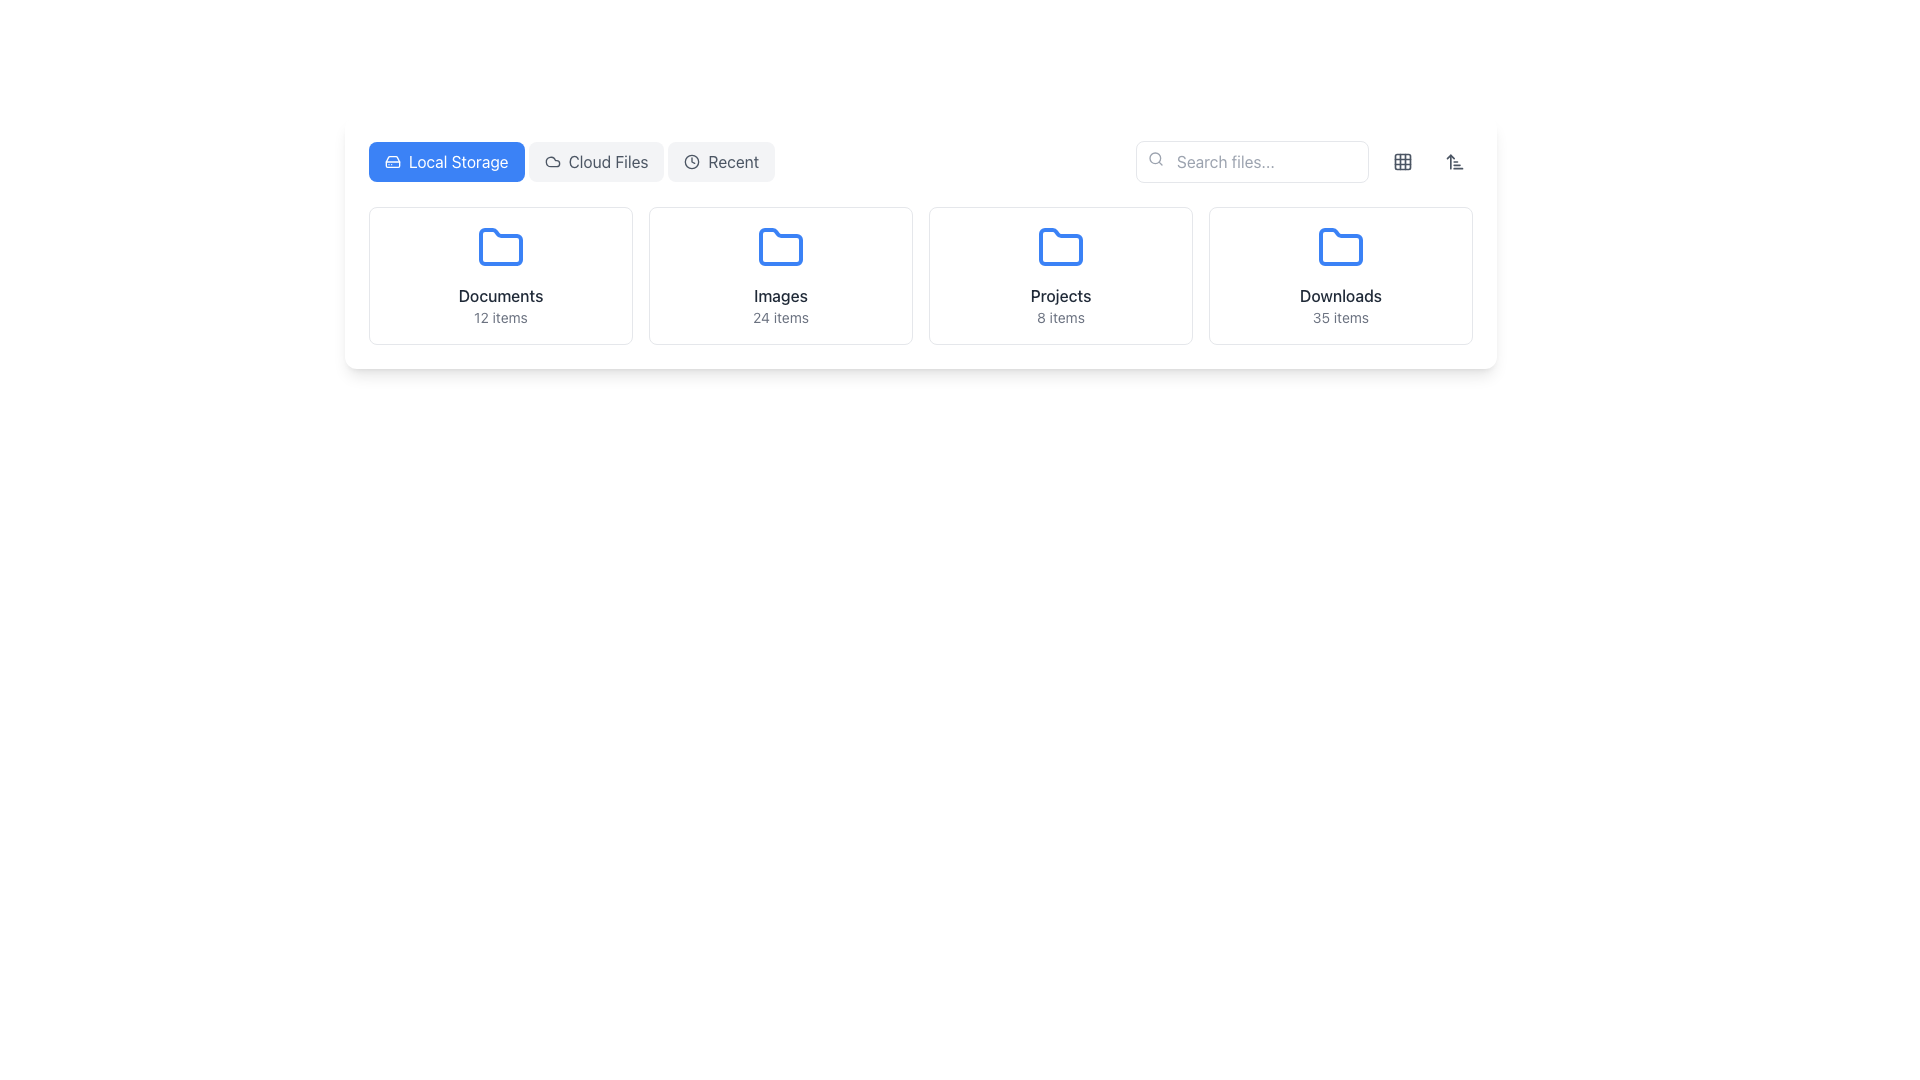 This screenshot has width=1920, height=1080. Describe the element at coordinates (500, 316) in the screenshot. I see `the static text label reading '12 items' located within the 'Documents' folder card, positioned directly below the title 'Documents.'` at that location.